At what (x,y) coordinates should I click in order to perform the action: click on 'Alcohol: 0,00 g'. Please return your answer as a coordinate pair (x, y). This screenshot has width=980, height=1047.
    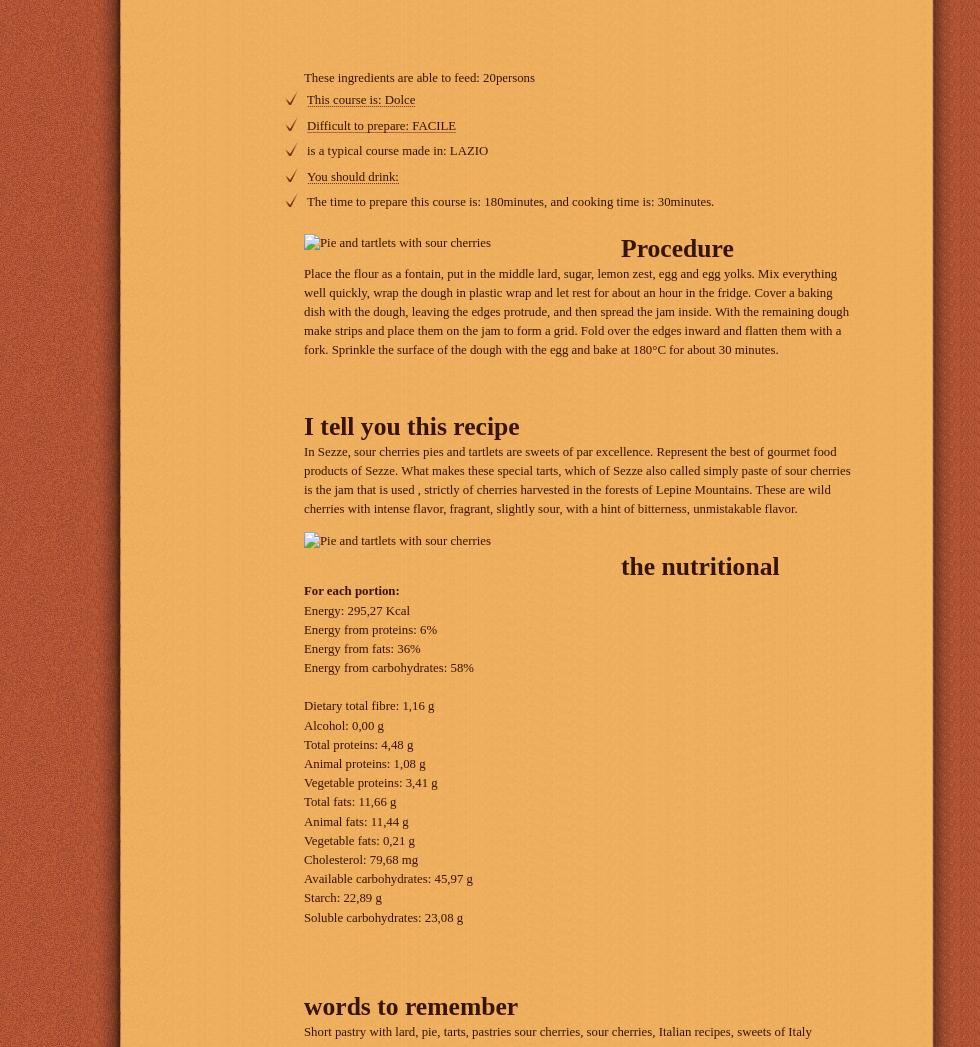
    Looking at the image, I should click on (343, 725).